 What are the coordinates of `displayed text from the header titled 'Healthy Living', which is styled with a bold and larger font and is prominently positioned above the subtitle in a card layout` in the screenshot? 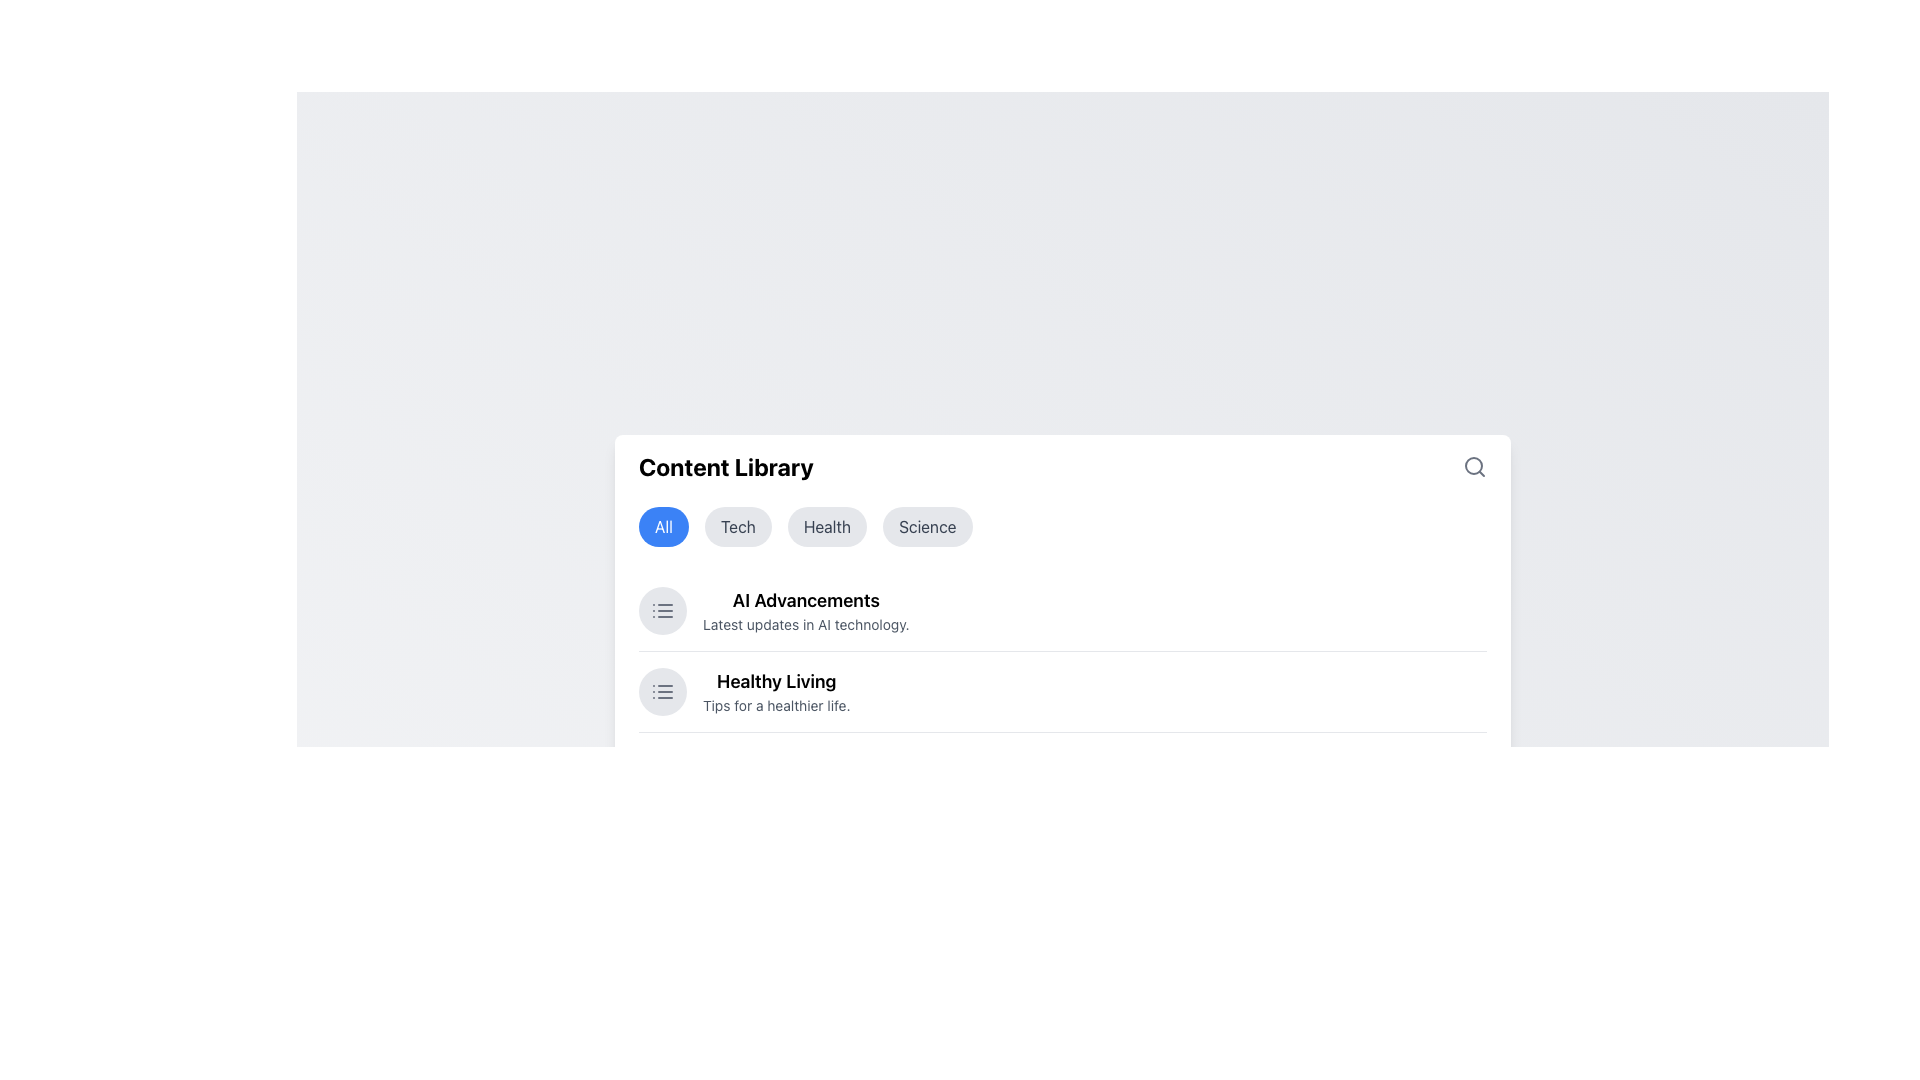 It's located at (775, 681).